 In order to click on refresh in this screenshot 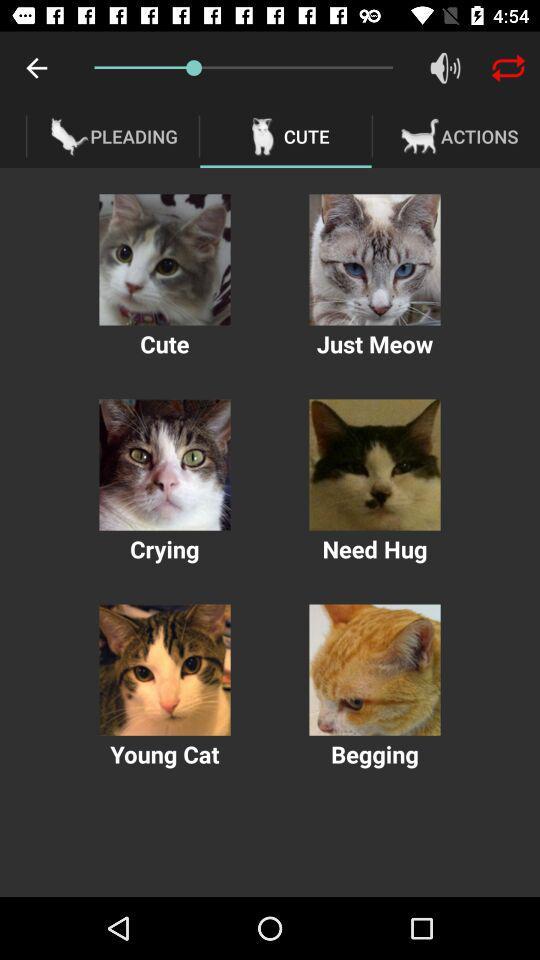, I will do `click(508, 68)`.